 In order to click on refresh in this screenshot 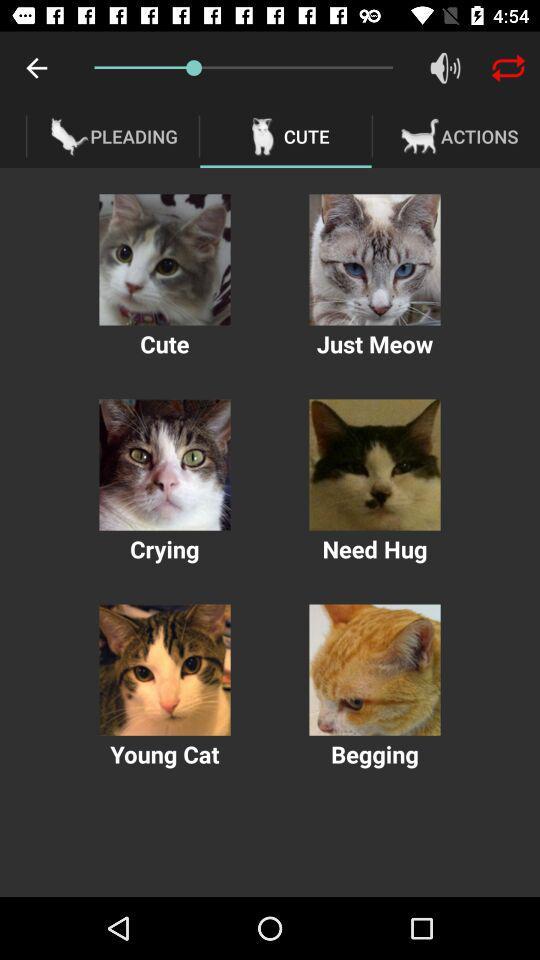, I will do `click(508, 68)`.